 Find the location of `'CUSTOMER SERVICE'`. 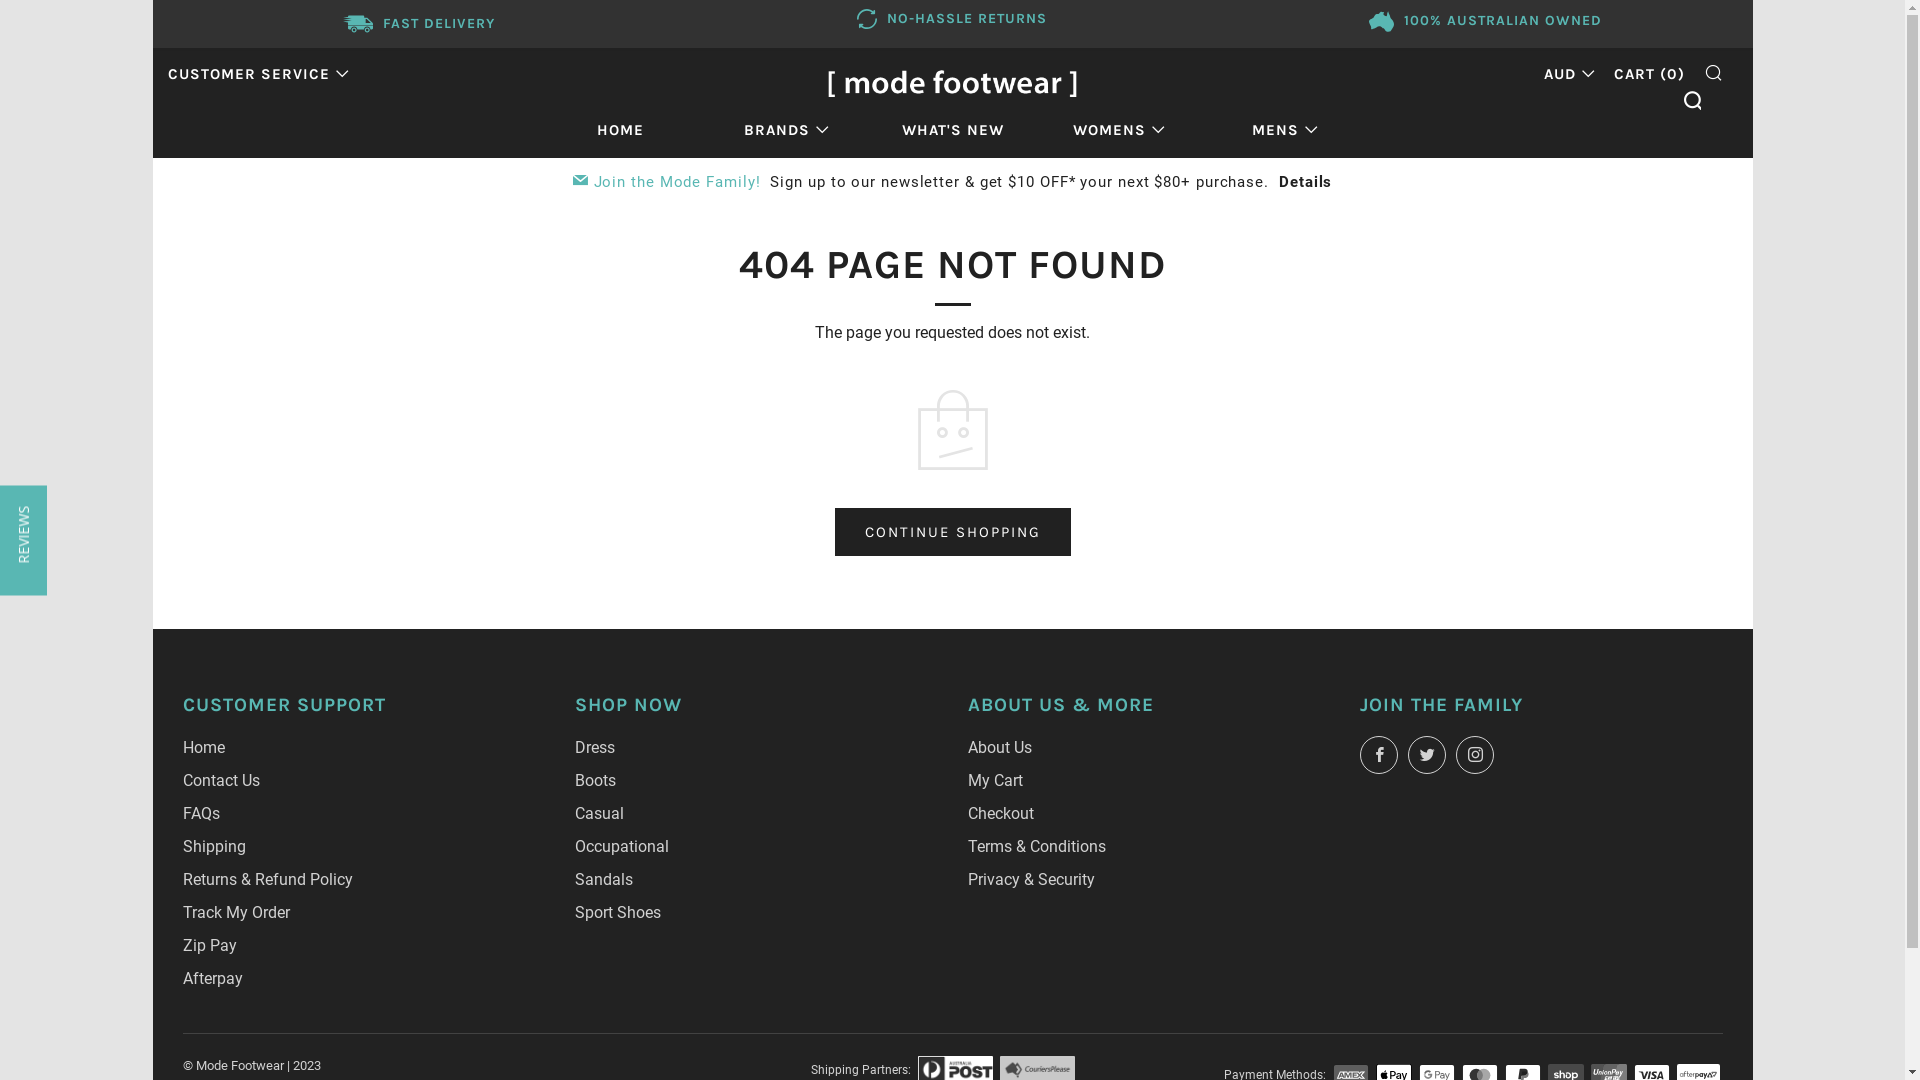

'CUSTOMER SERVICE' is located at coordinates (257, 72).